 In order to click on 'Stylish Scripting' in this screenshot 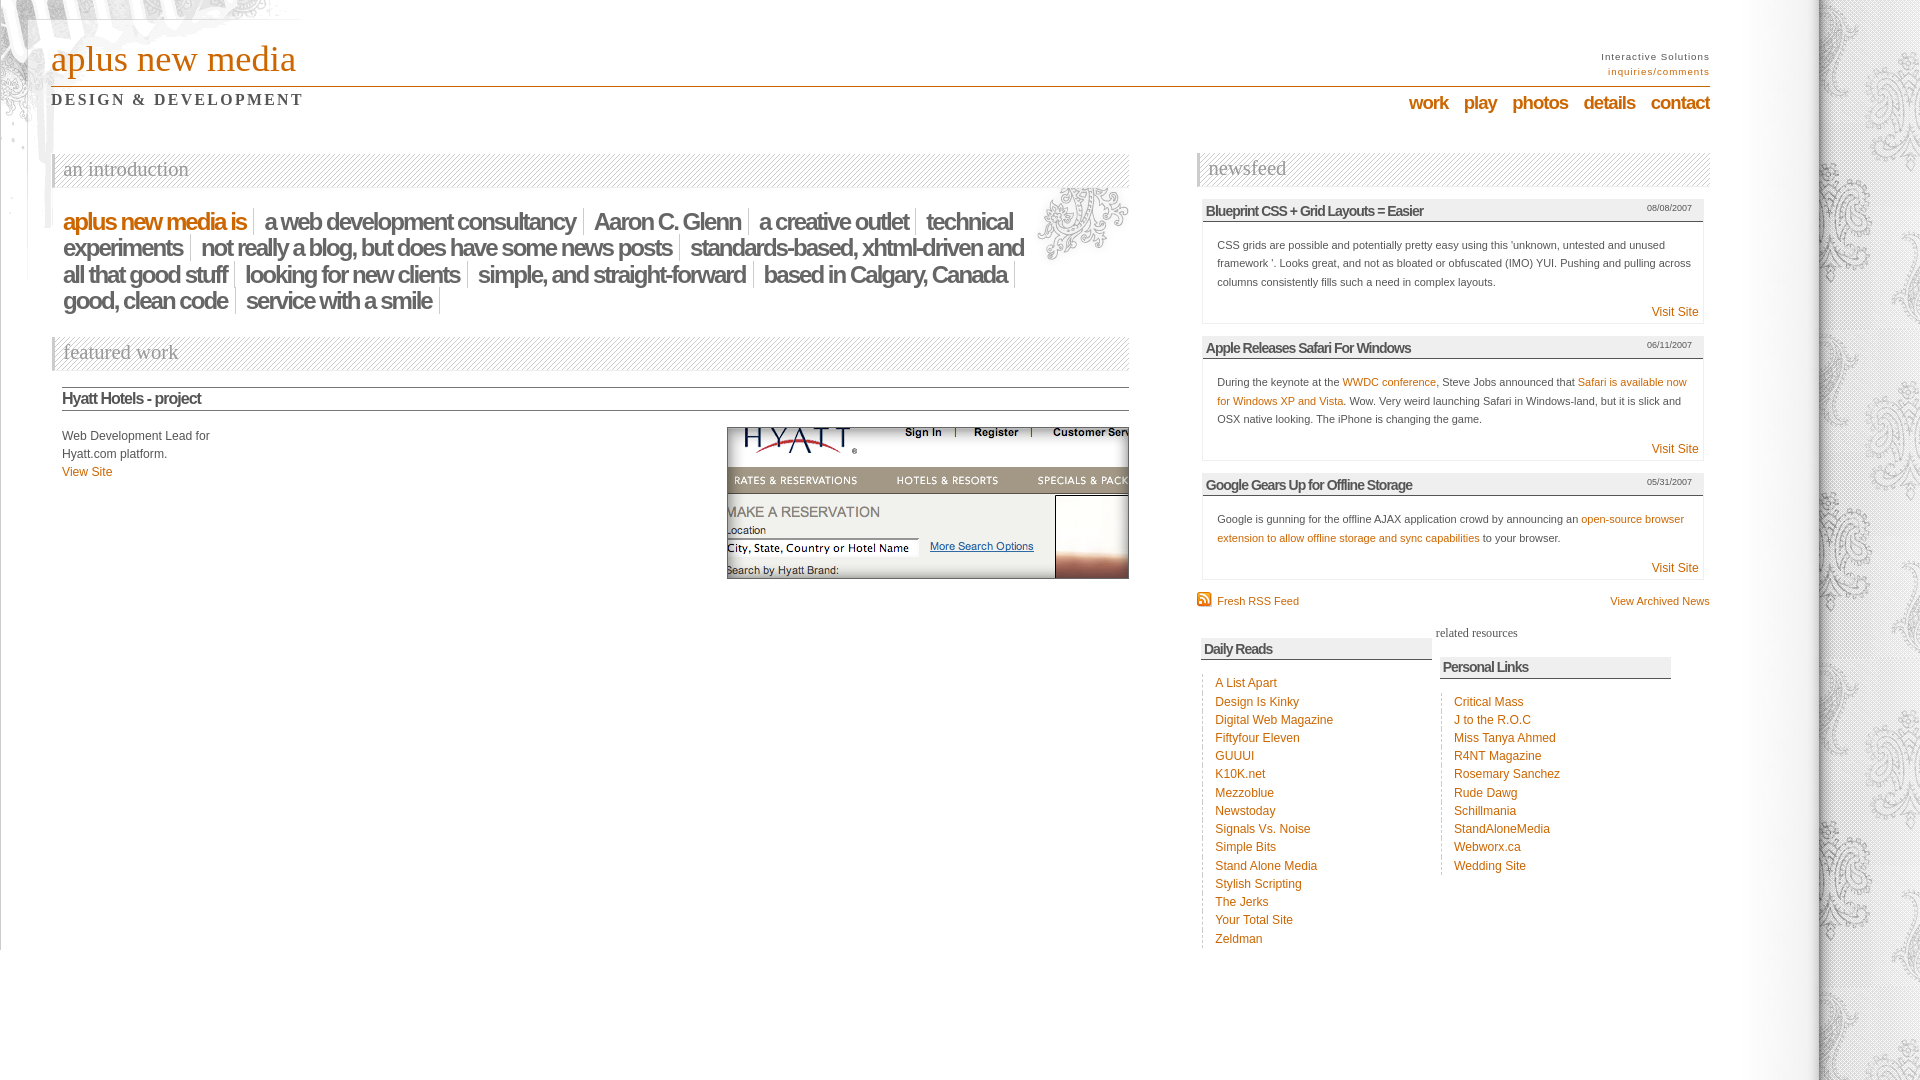, I will do `click(1316, 882)`.